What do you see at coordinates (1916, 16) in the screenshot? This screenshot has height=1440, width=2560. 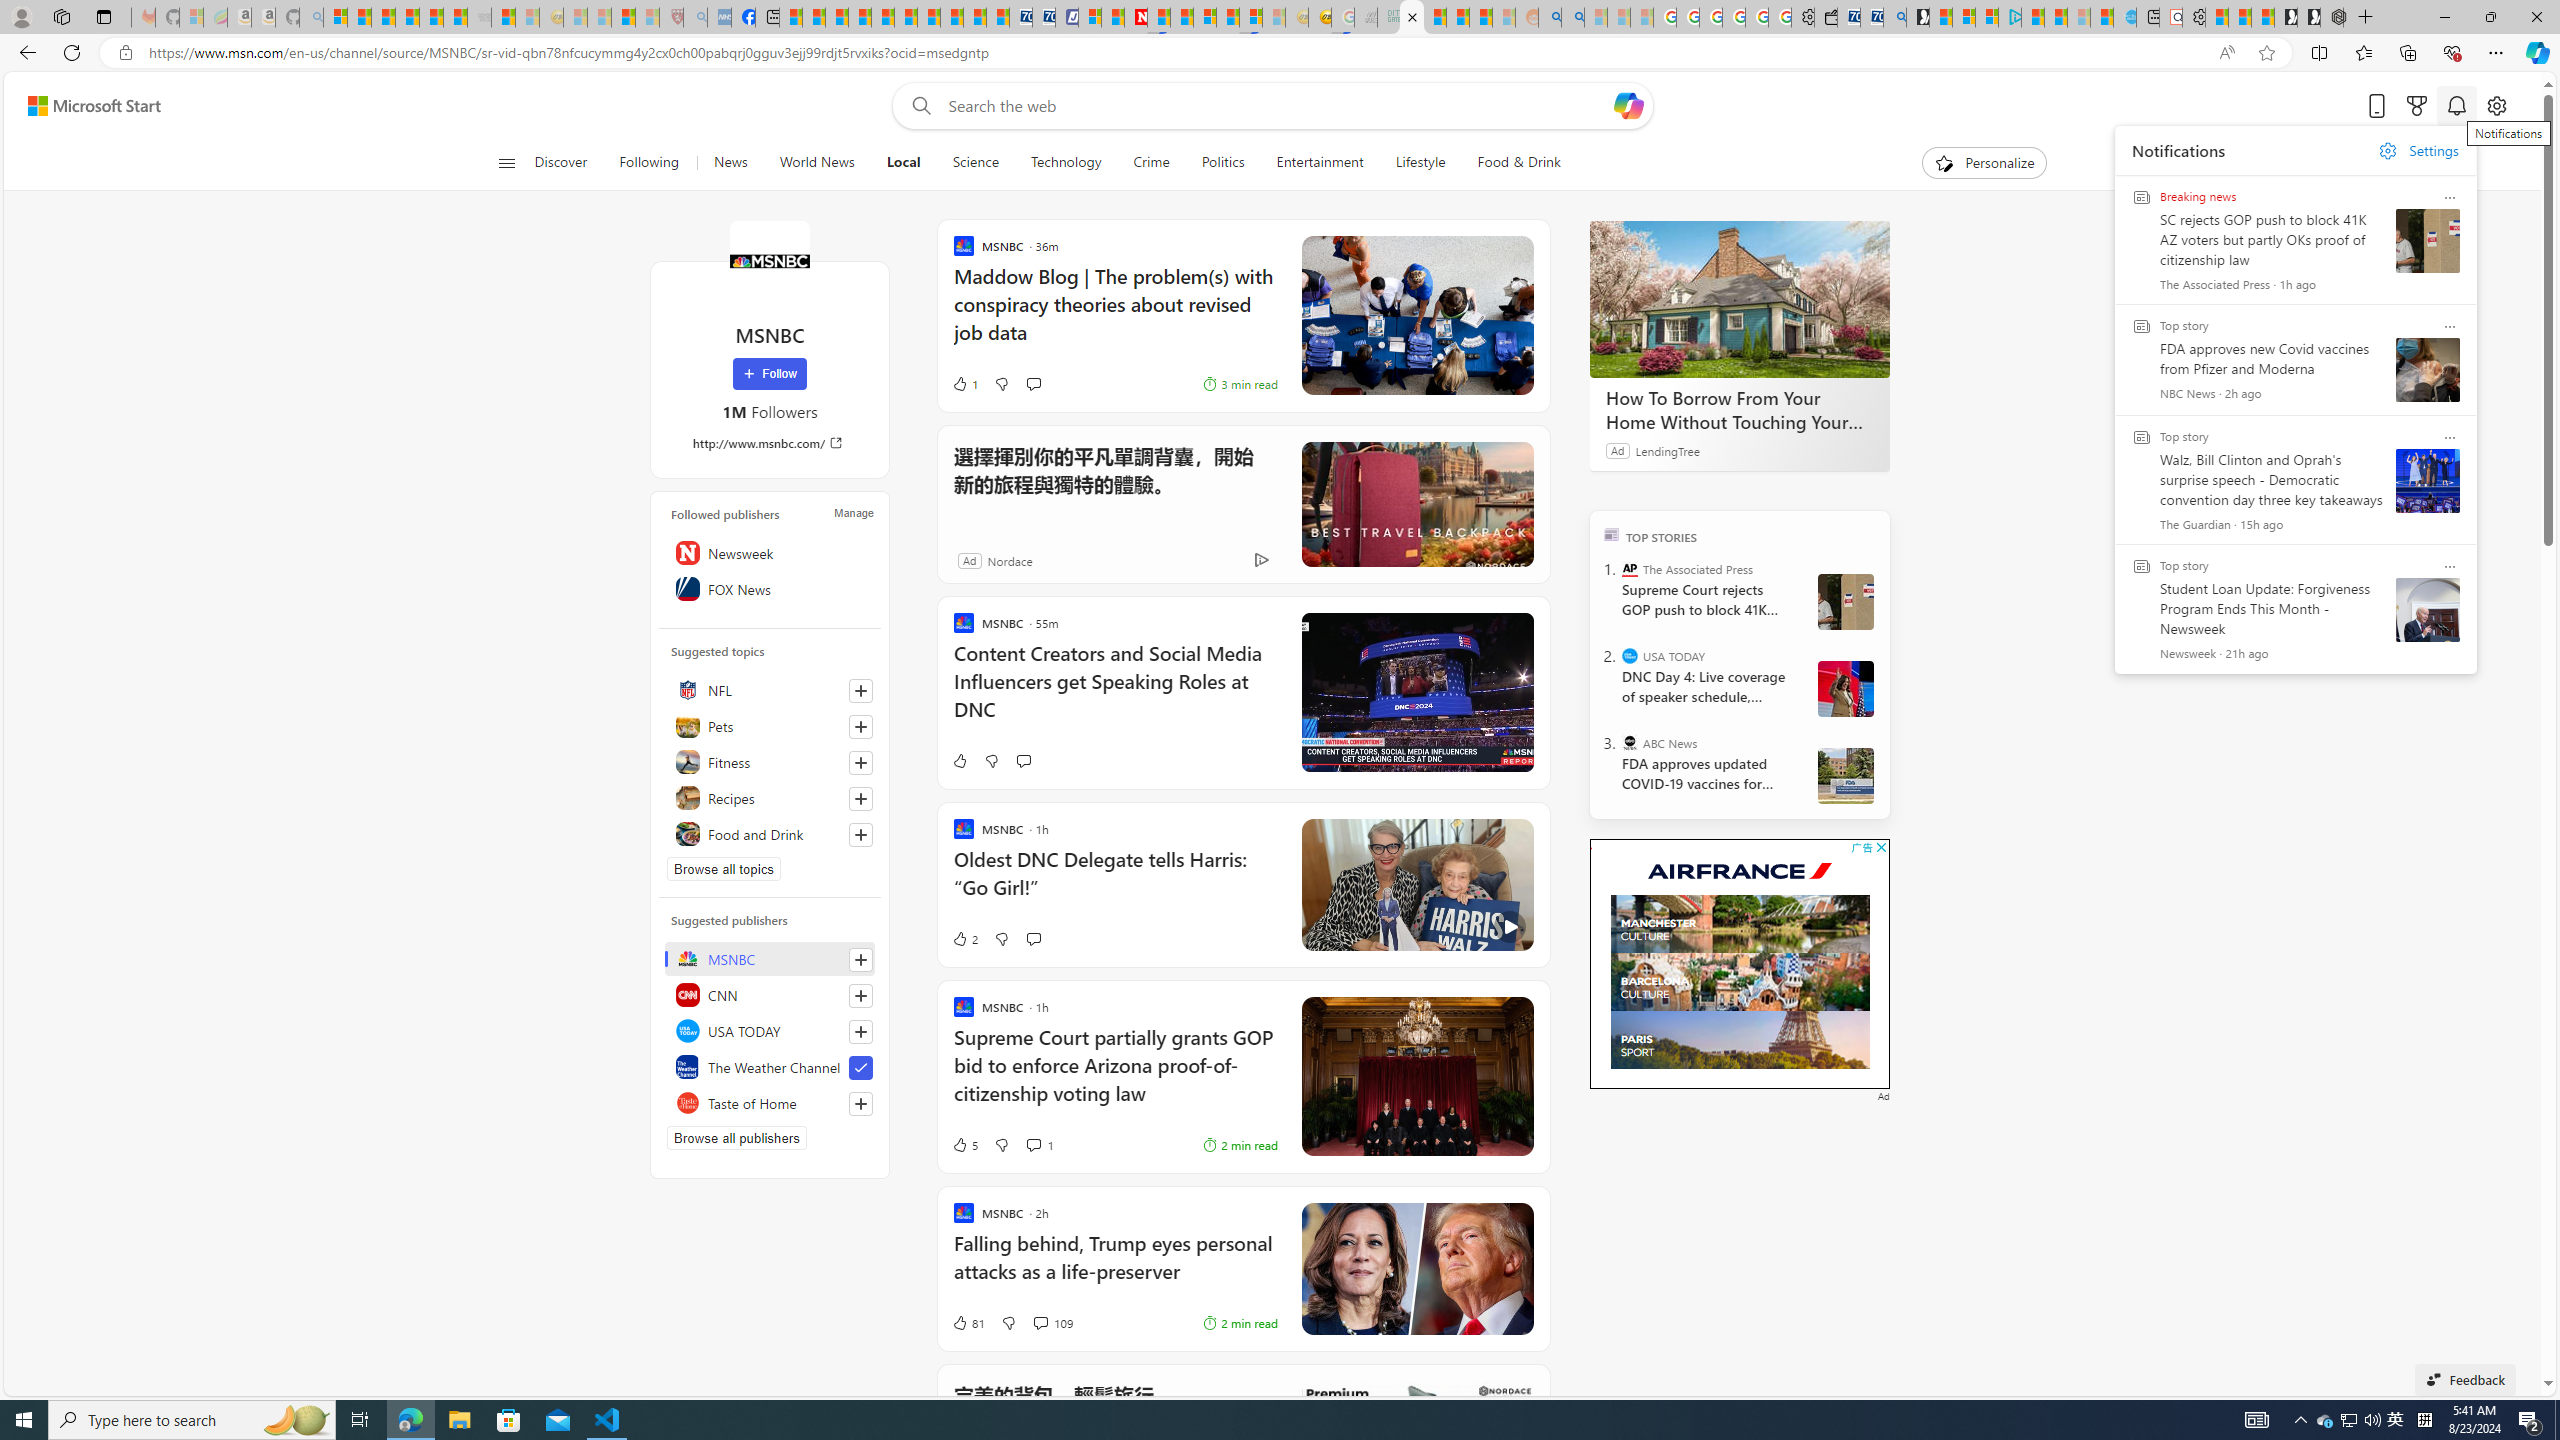 I see `'Microsoft Start Gaming'` at bounding box center [1916, 16].